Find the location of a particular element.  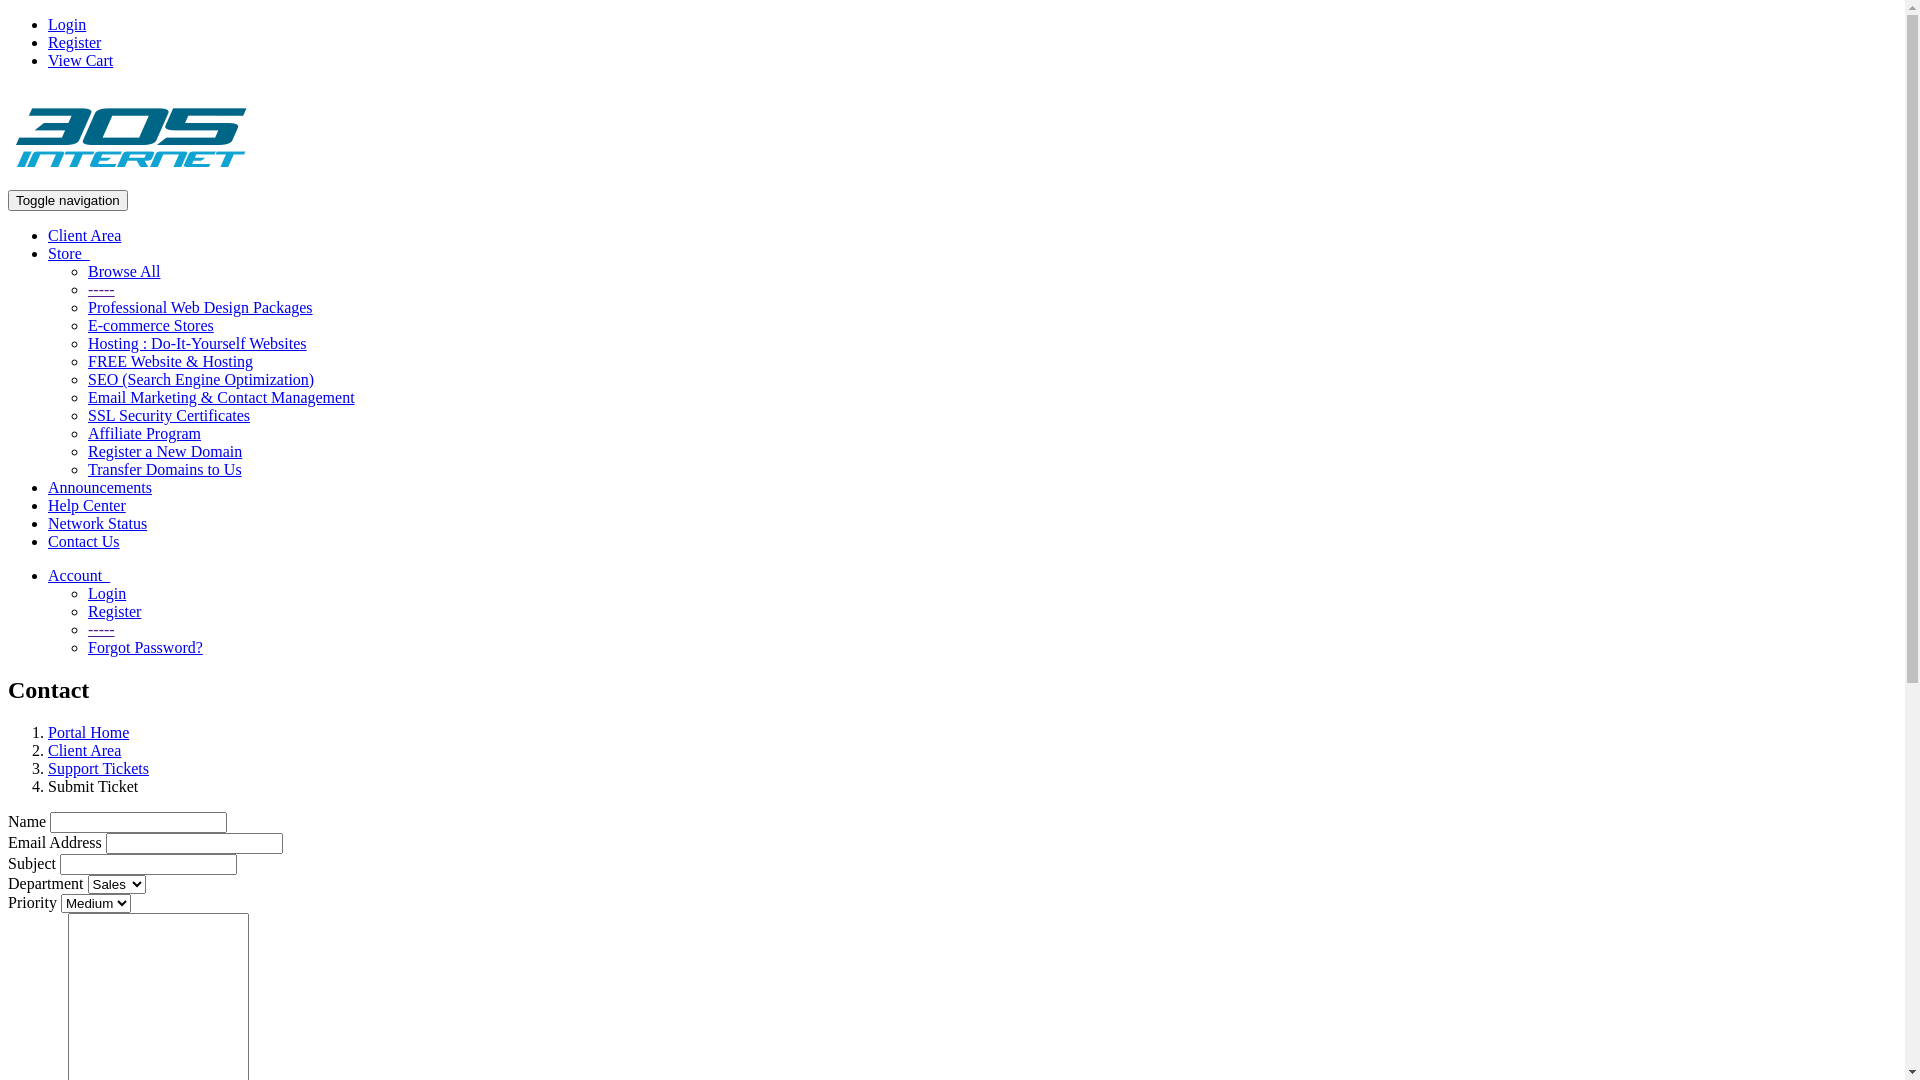

'Toggle navigation' is located at coordinates (67, 200).